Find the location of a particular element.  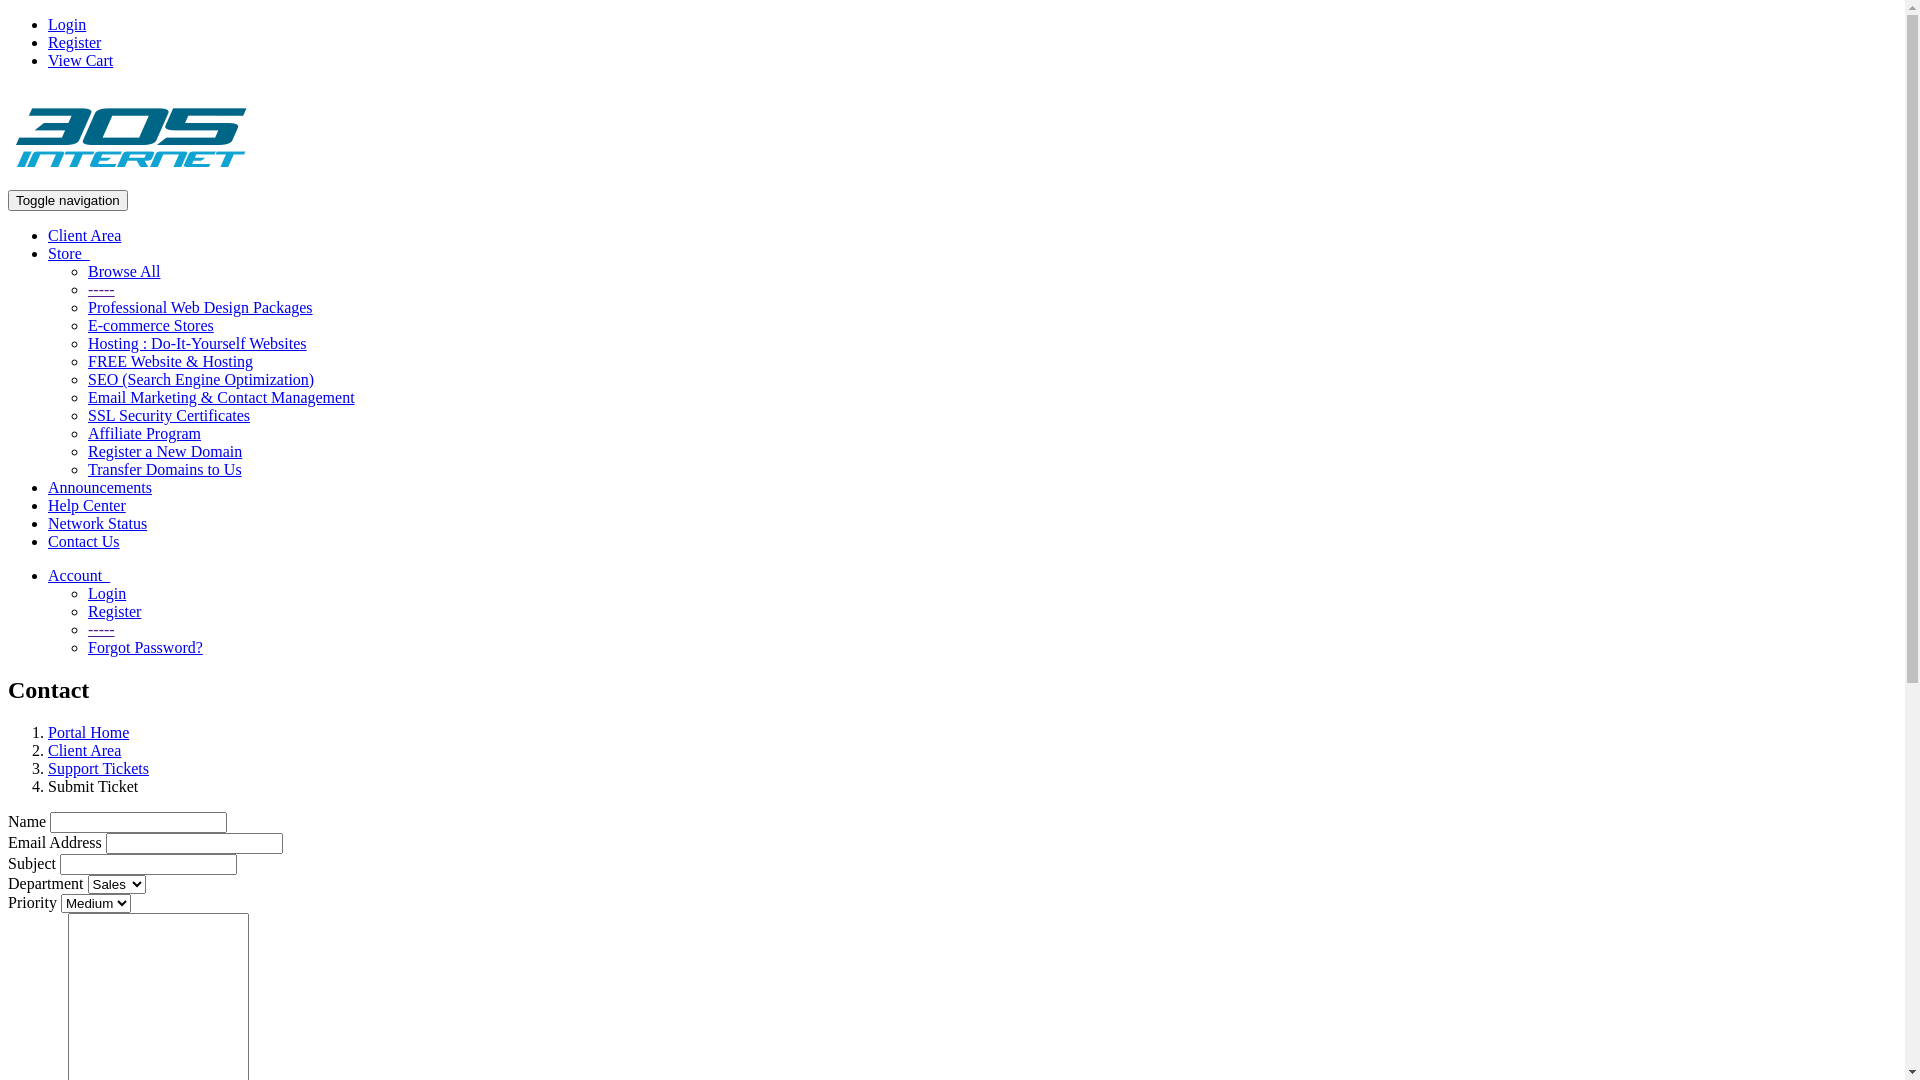

'Toggle navigation' is located at coordinates (67, 200).